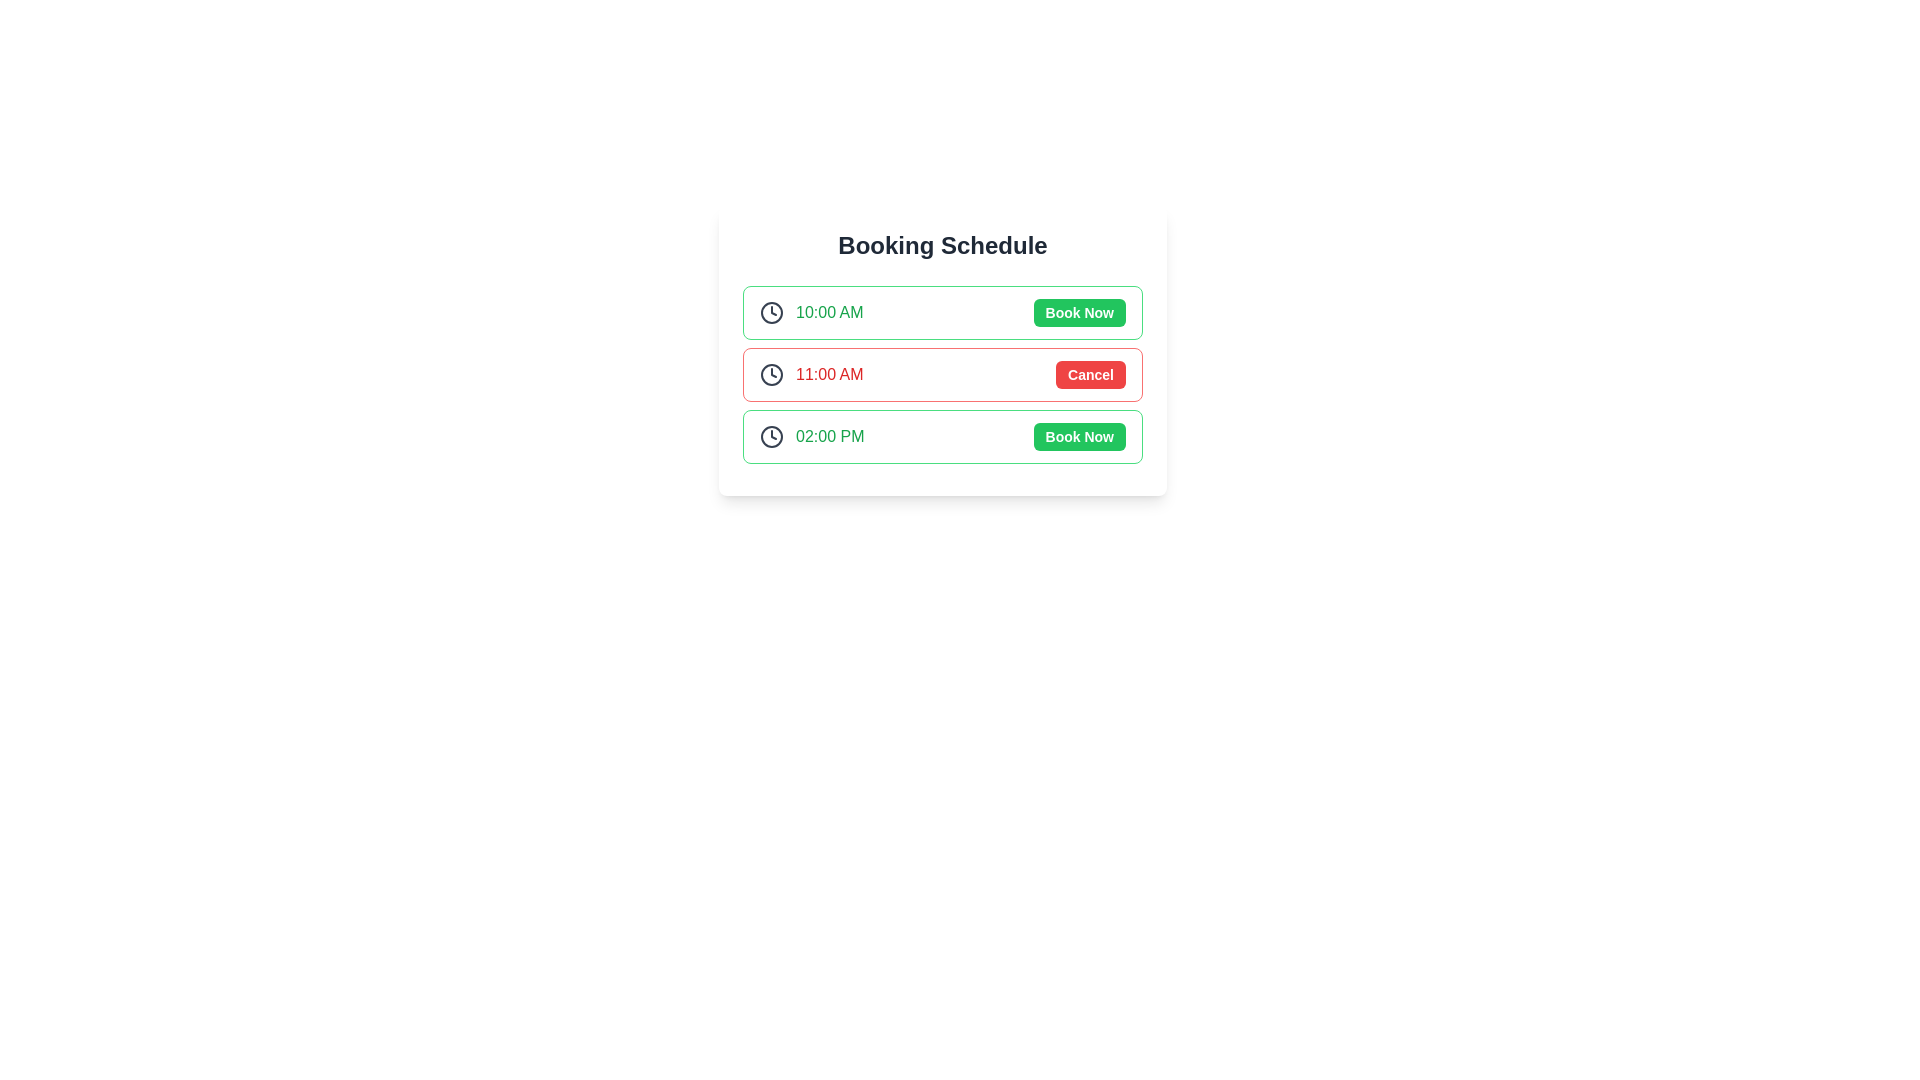 The height and width of the screenshot is (1080, 1920). I want to click on the circular SVG graphic that is part of the clock icon located next to the '10:00 AM' text in the first row of the schedule list, so click(771, 312).